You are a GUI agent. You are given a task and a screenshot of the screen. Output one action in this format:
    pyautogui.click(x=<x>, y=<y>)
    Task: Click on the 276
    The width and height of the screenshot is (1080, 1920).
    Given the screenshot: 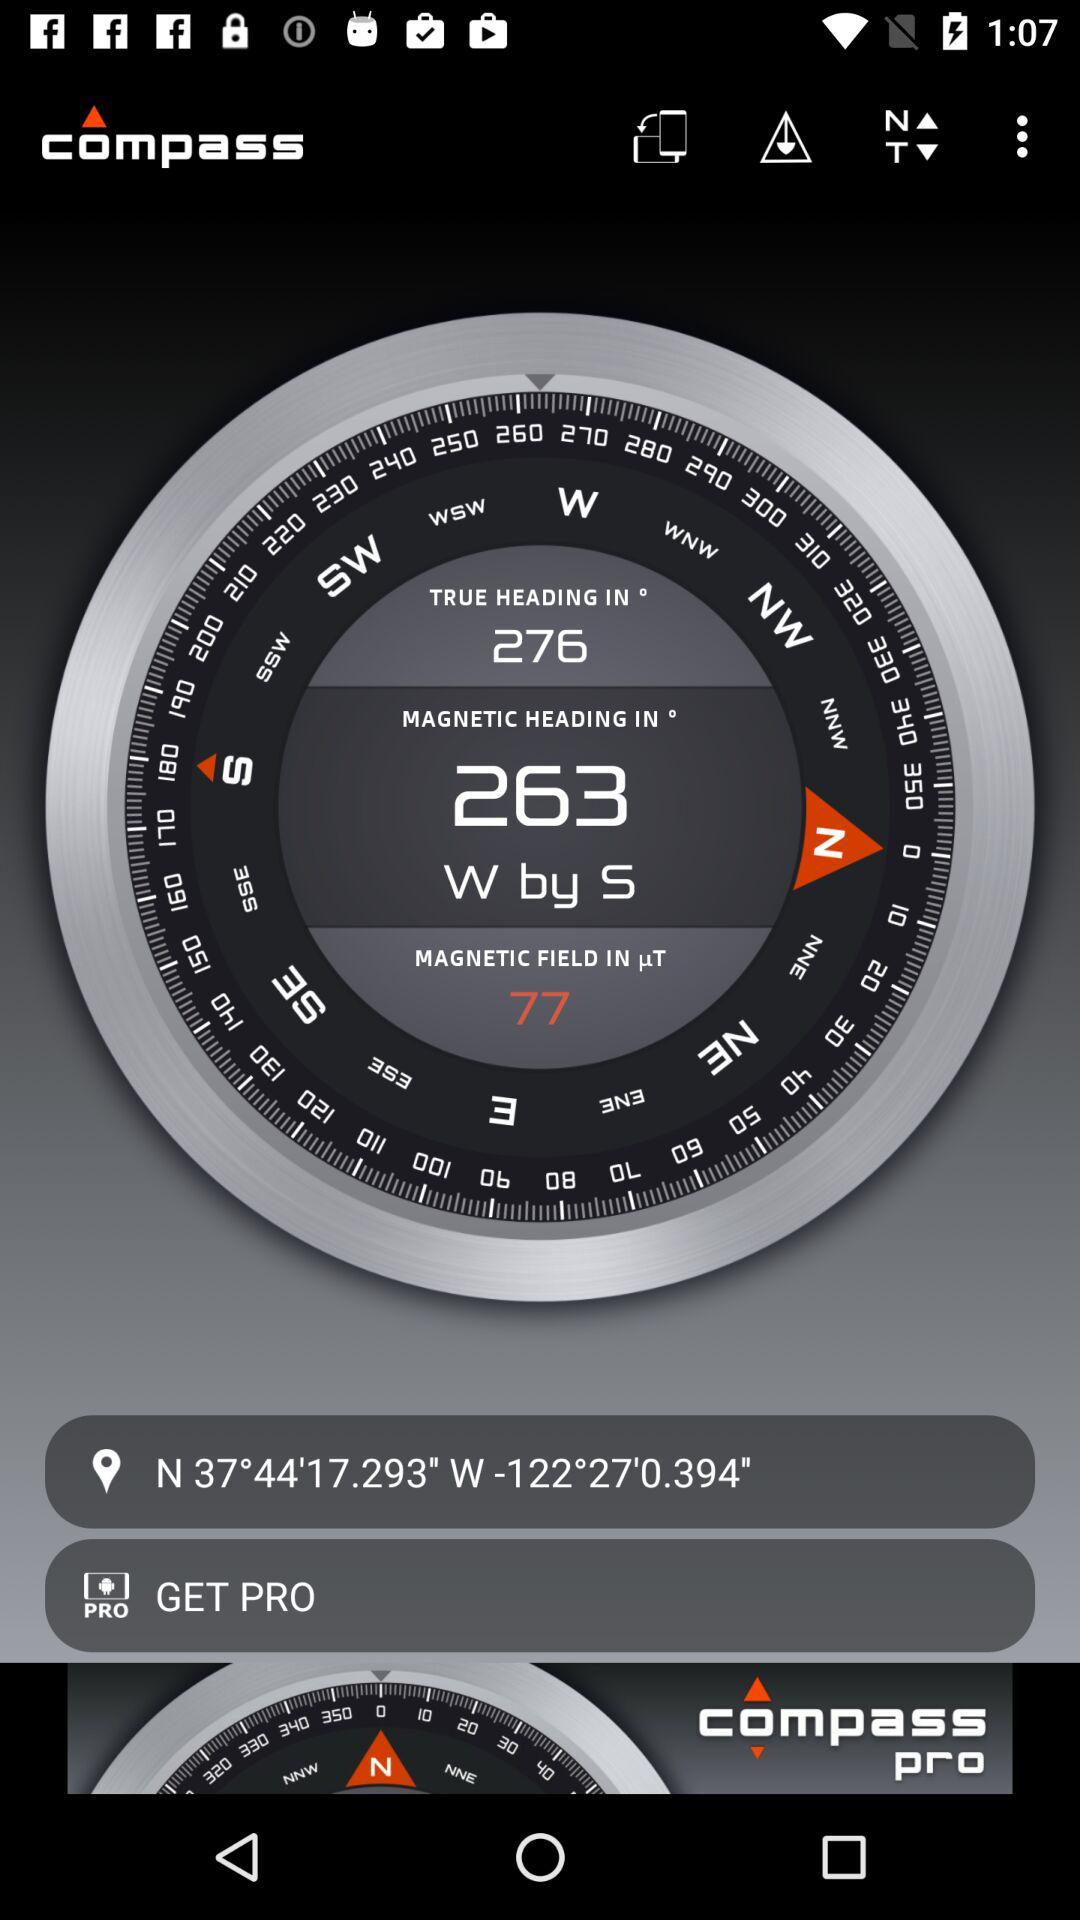 What is the action you would take?
    pyautogui.click(x=540, y=646)
    